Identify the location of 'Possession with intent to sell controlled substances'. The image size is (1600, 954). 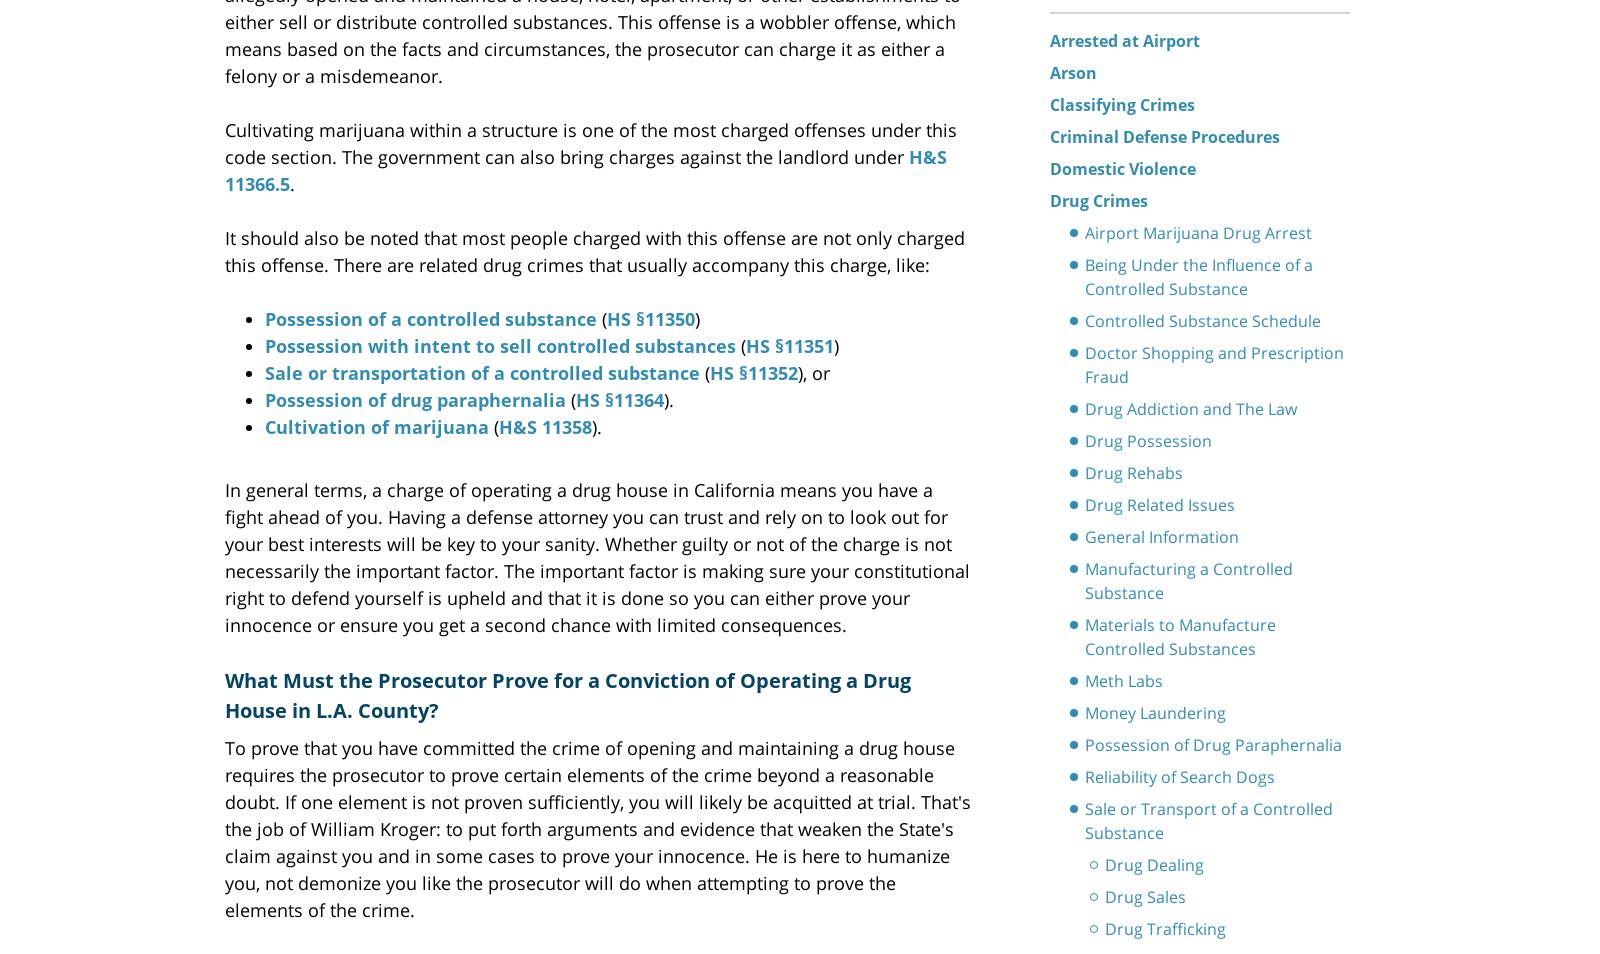
(499, 344).